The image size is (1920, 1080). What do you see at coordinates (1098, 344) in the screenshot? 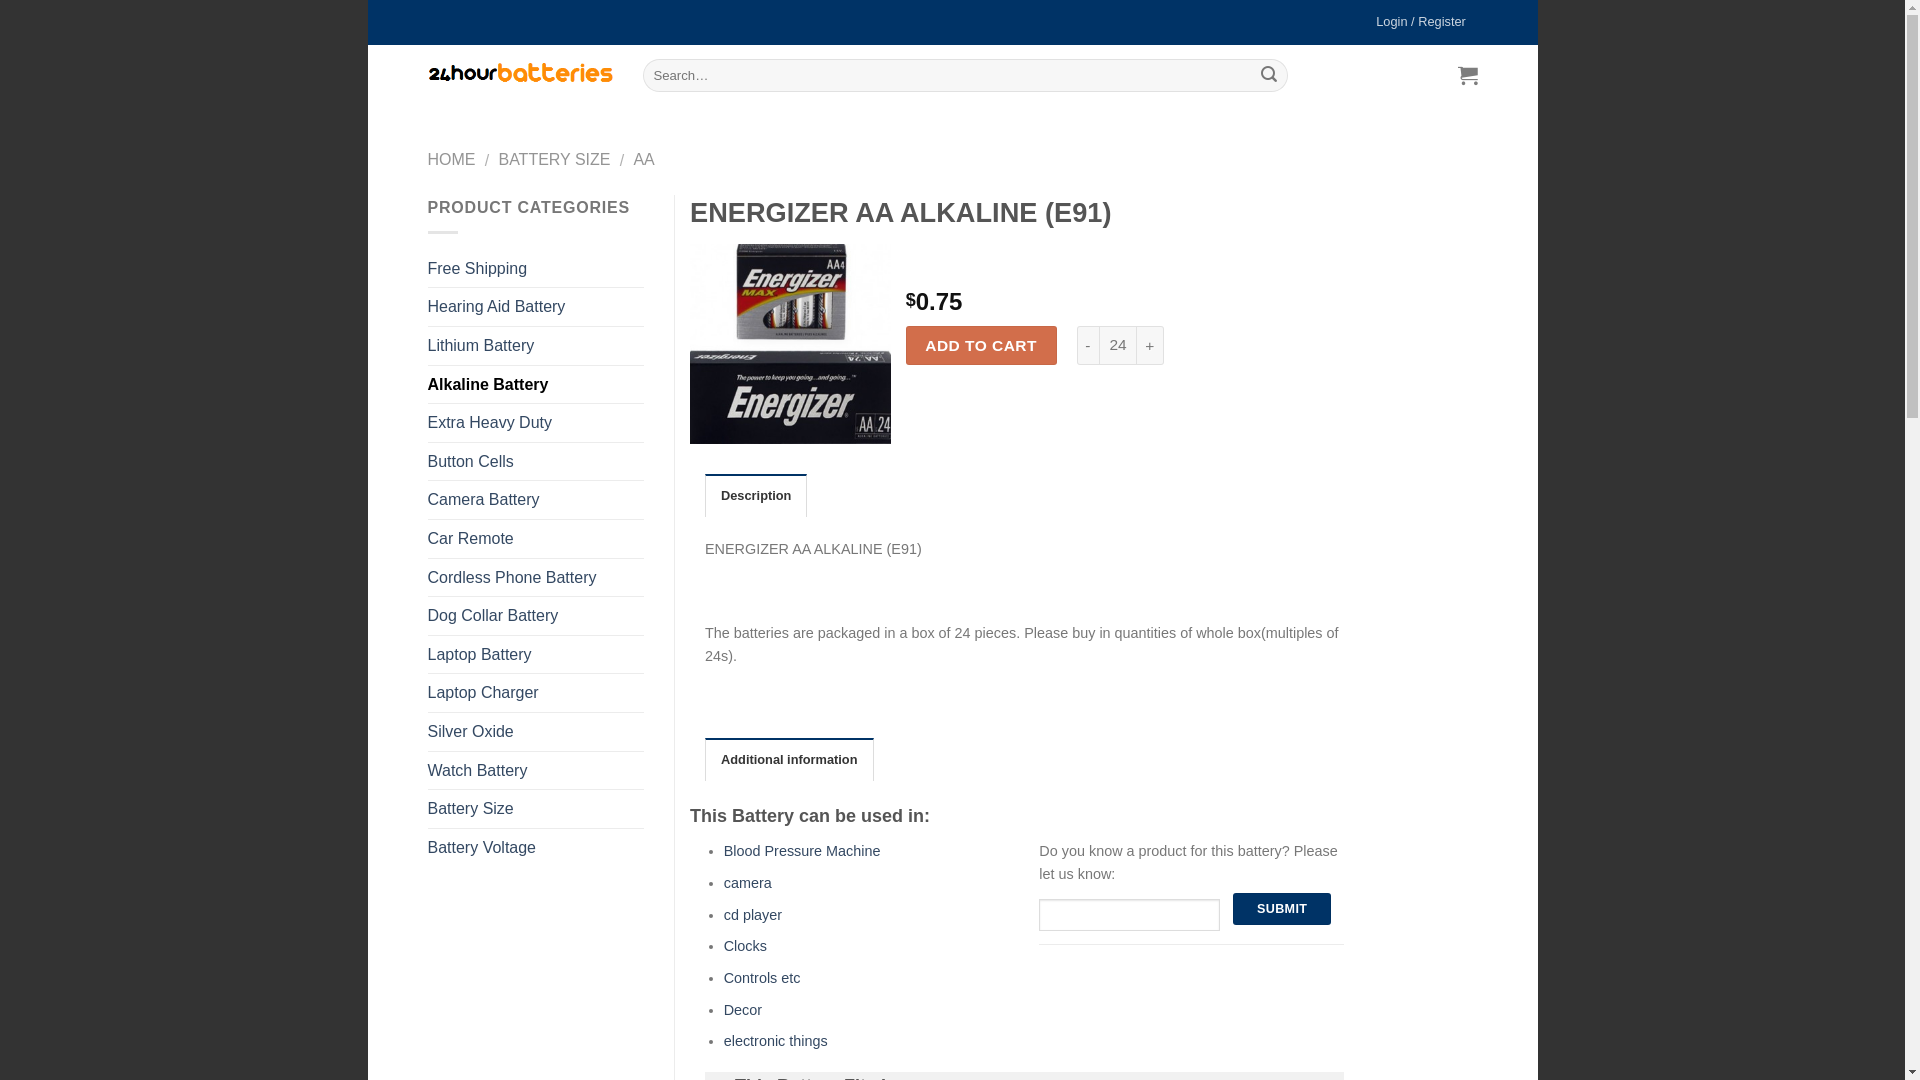
I see `'Qty'` at bounding box center [1098, 344].